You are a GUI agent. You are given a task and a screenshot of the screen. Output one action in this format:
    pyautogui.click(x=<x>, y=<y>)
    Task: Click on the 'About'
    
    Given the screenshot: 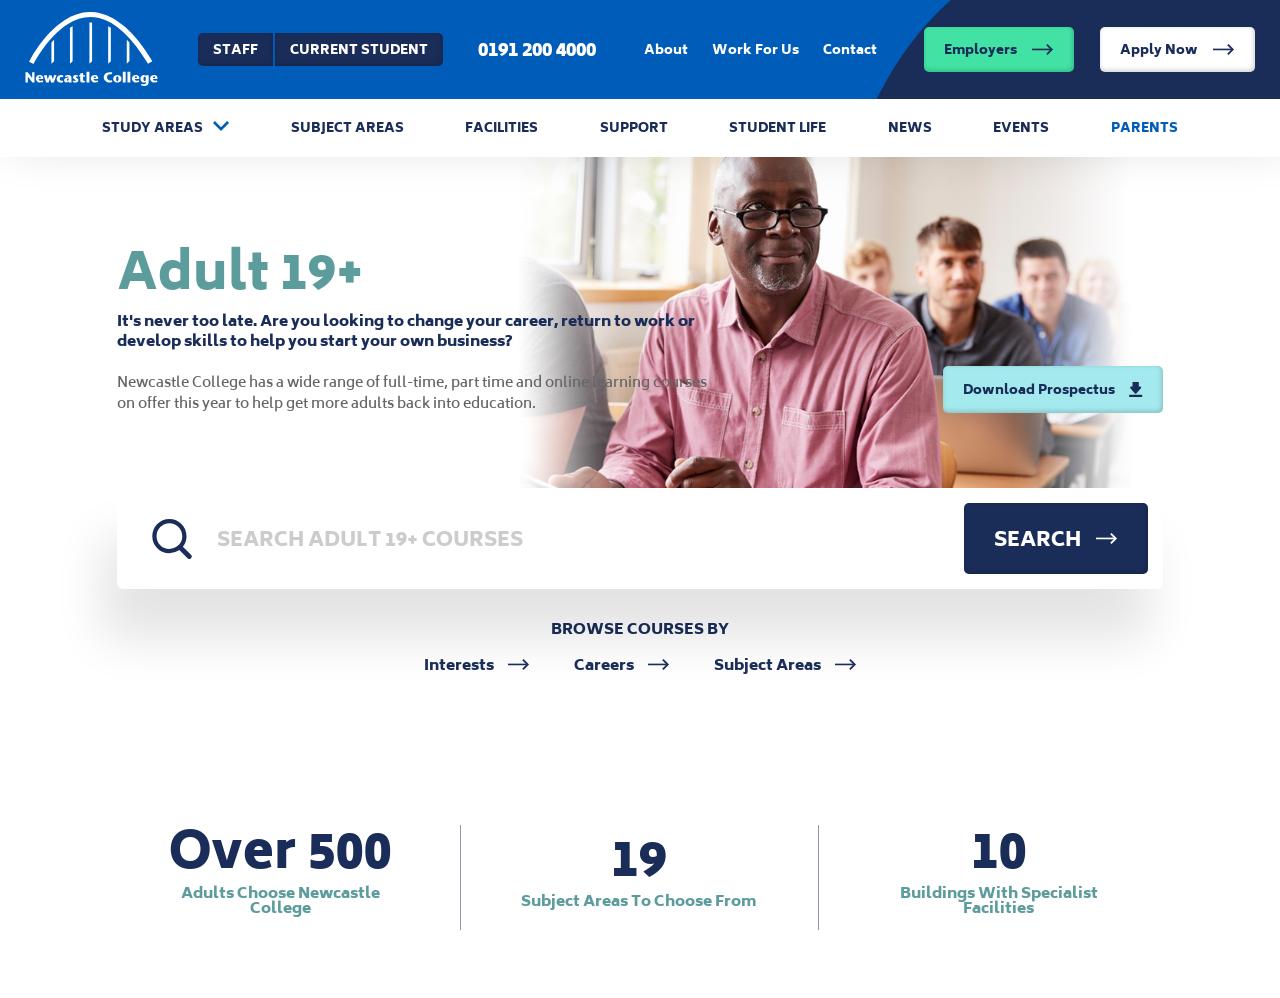 What is the action you would take?
    pyautogui.click(x=664, y=48)
    